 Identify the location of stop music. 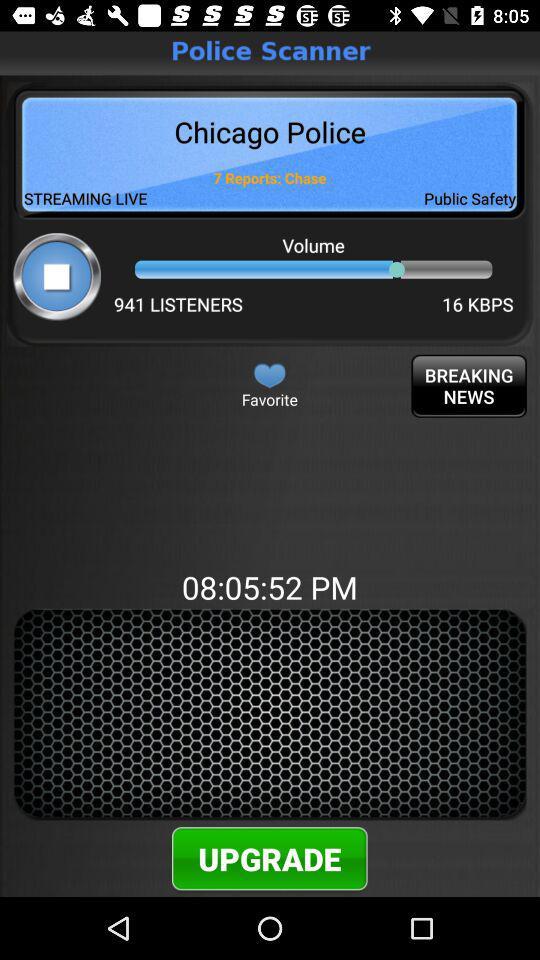
(57, 275).